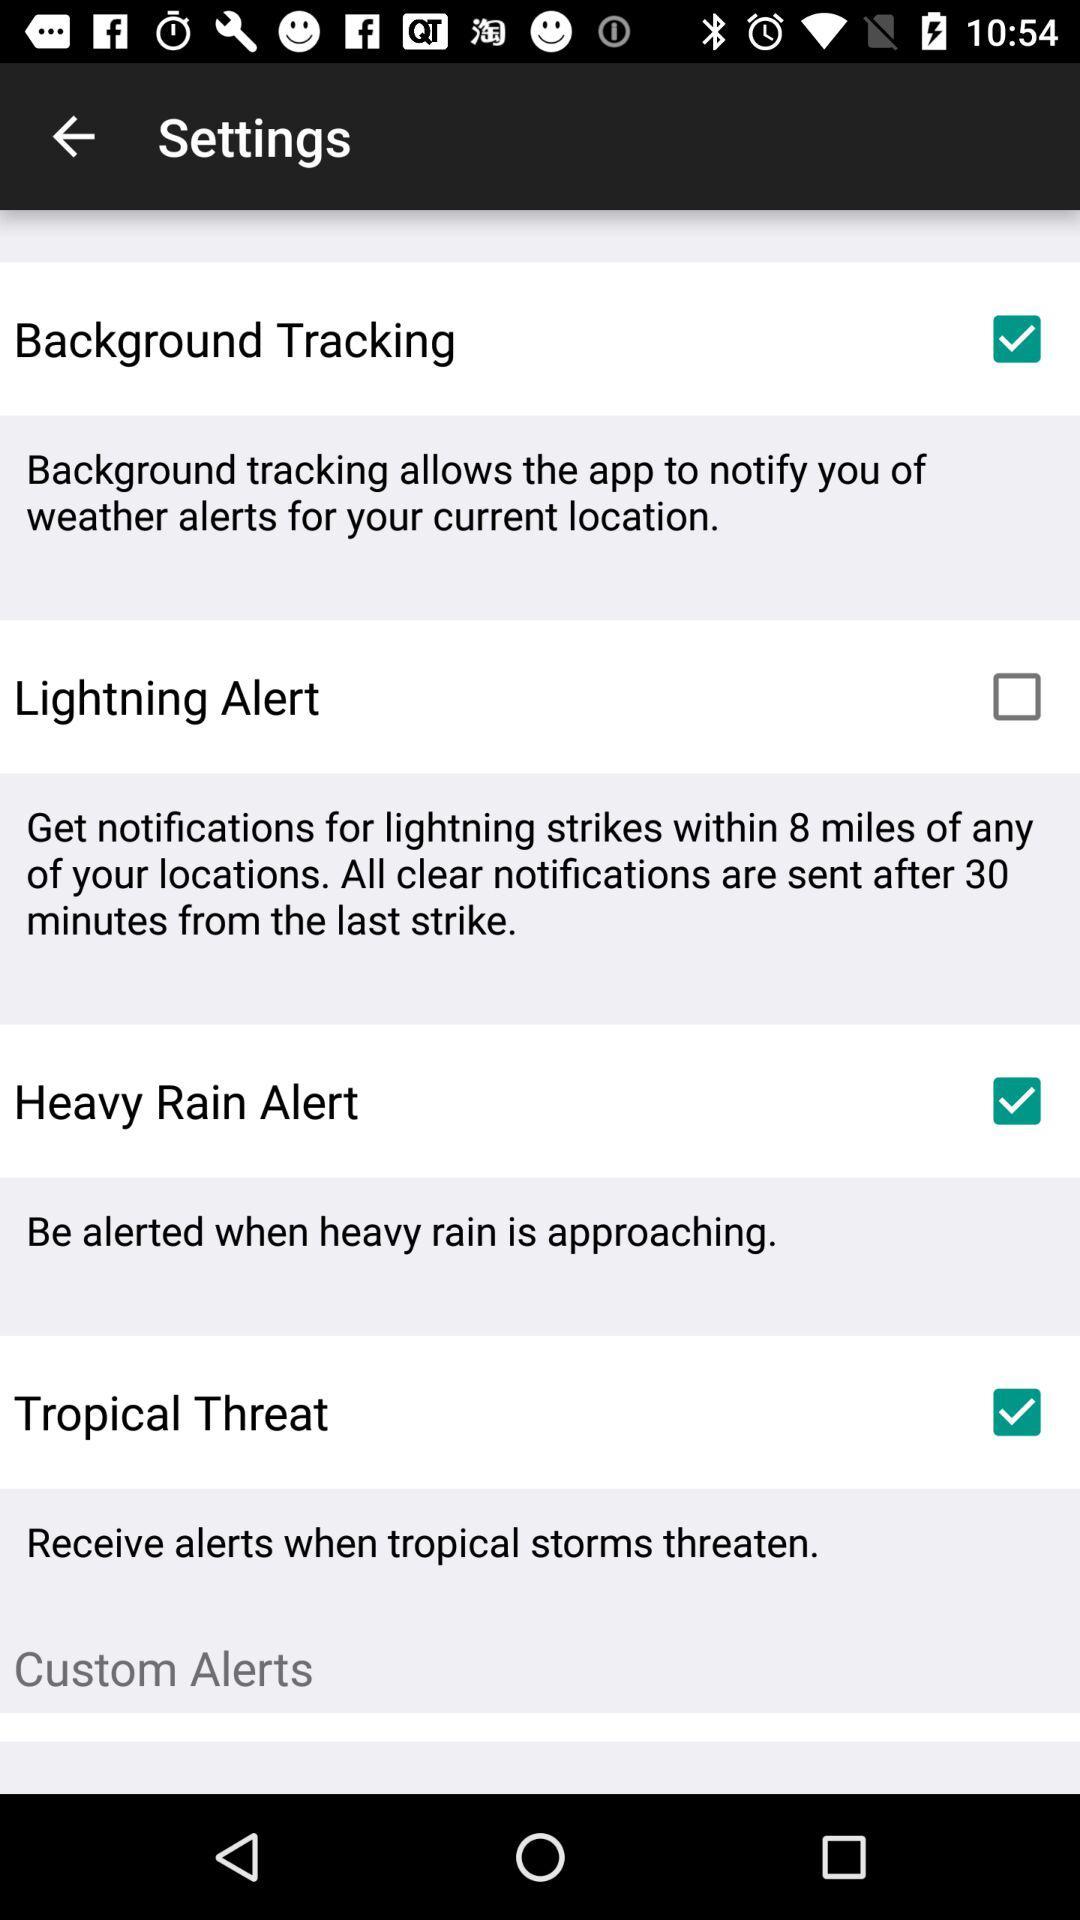  I want to click on item below the custom alerts item, so click(1017, 1767).